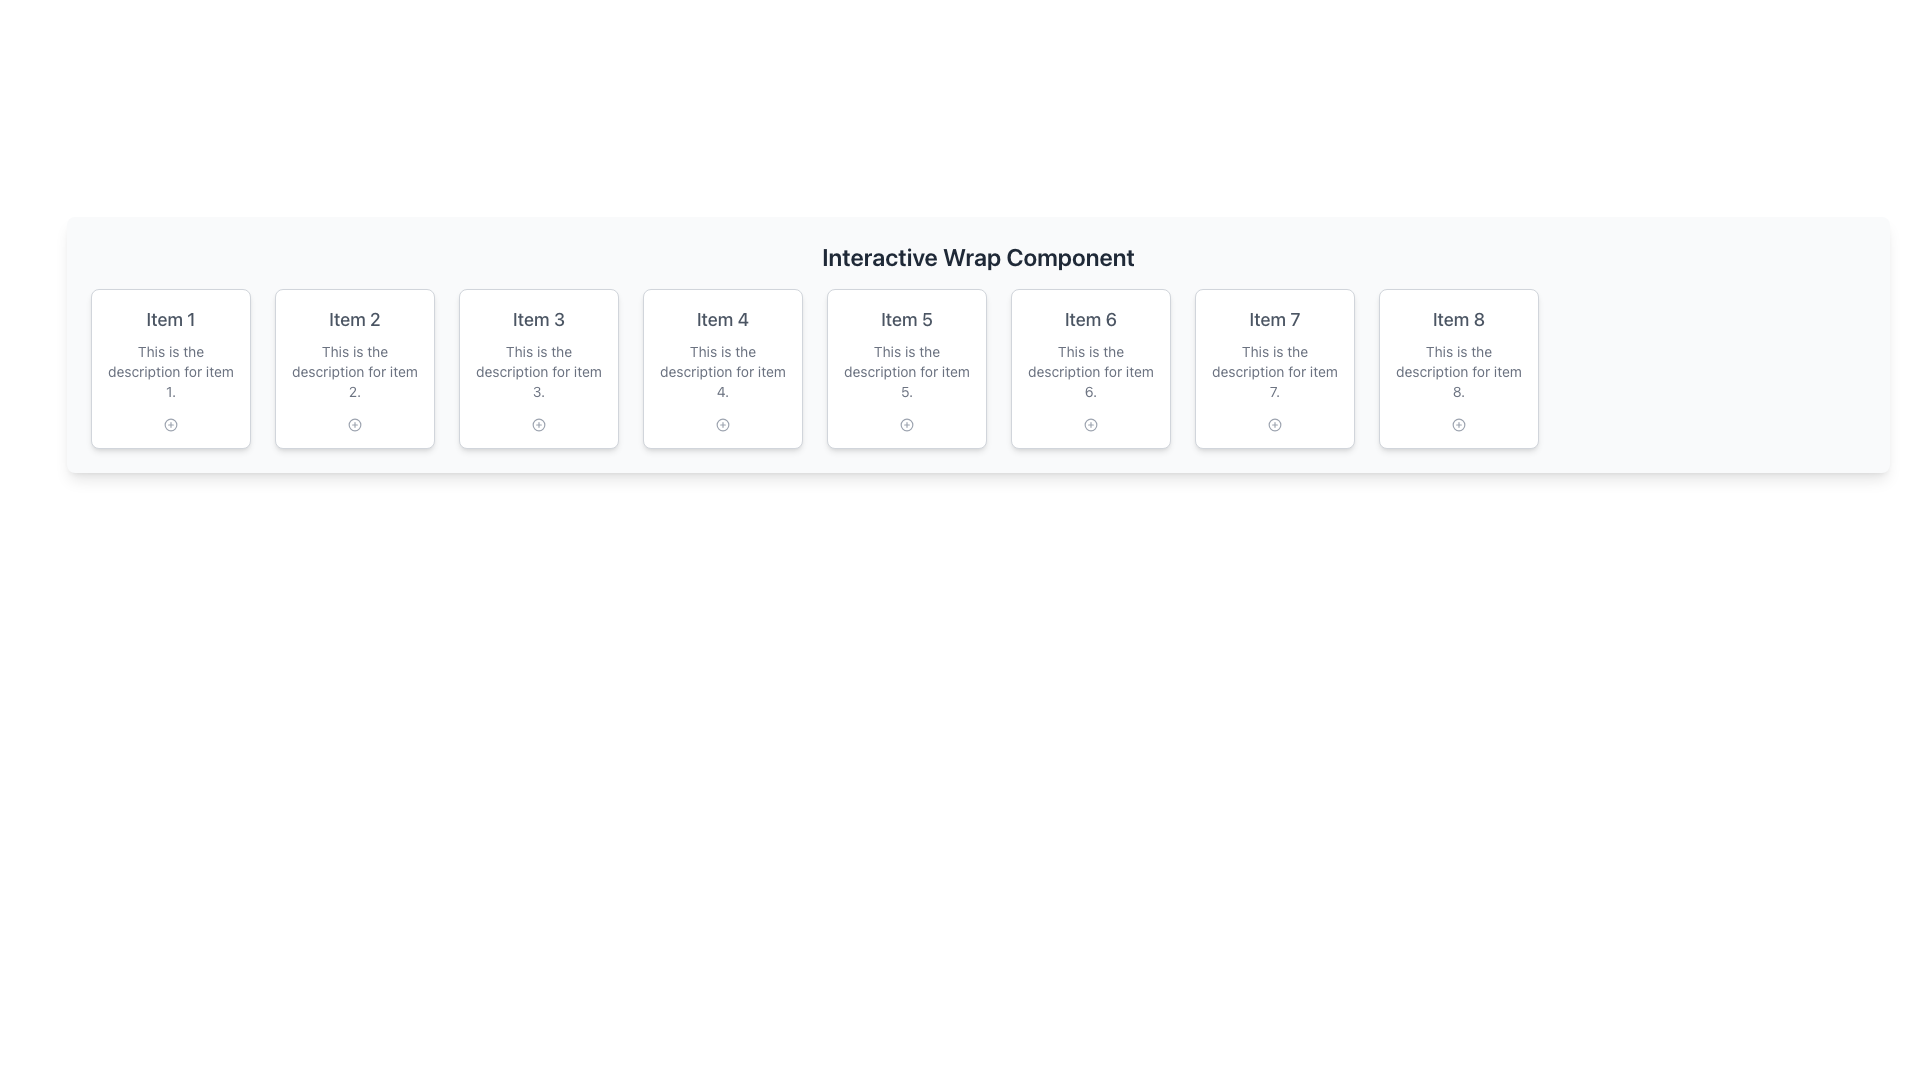  Describe the element at coordinates (1274, 369) in the screenshot. I see `the interactive card titled 'Item 7' with a white background and a plus-circle icon at the bottom center` at that location.